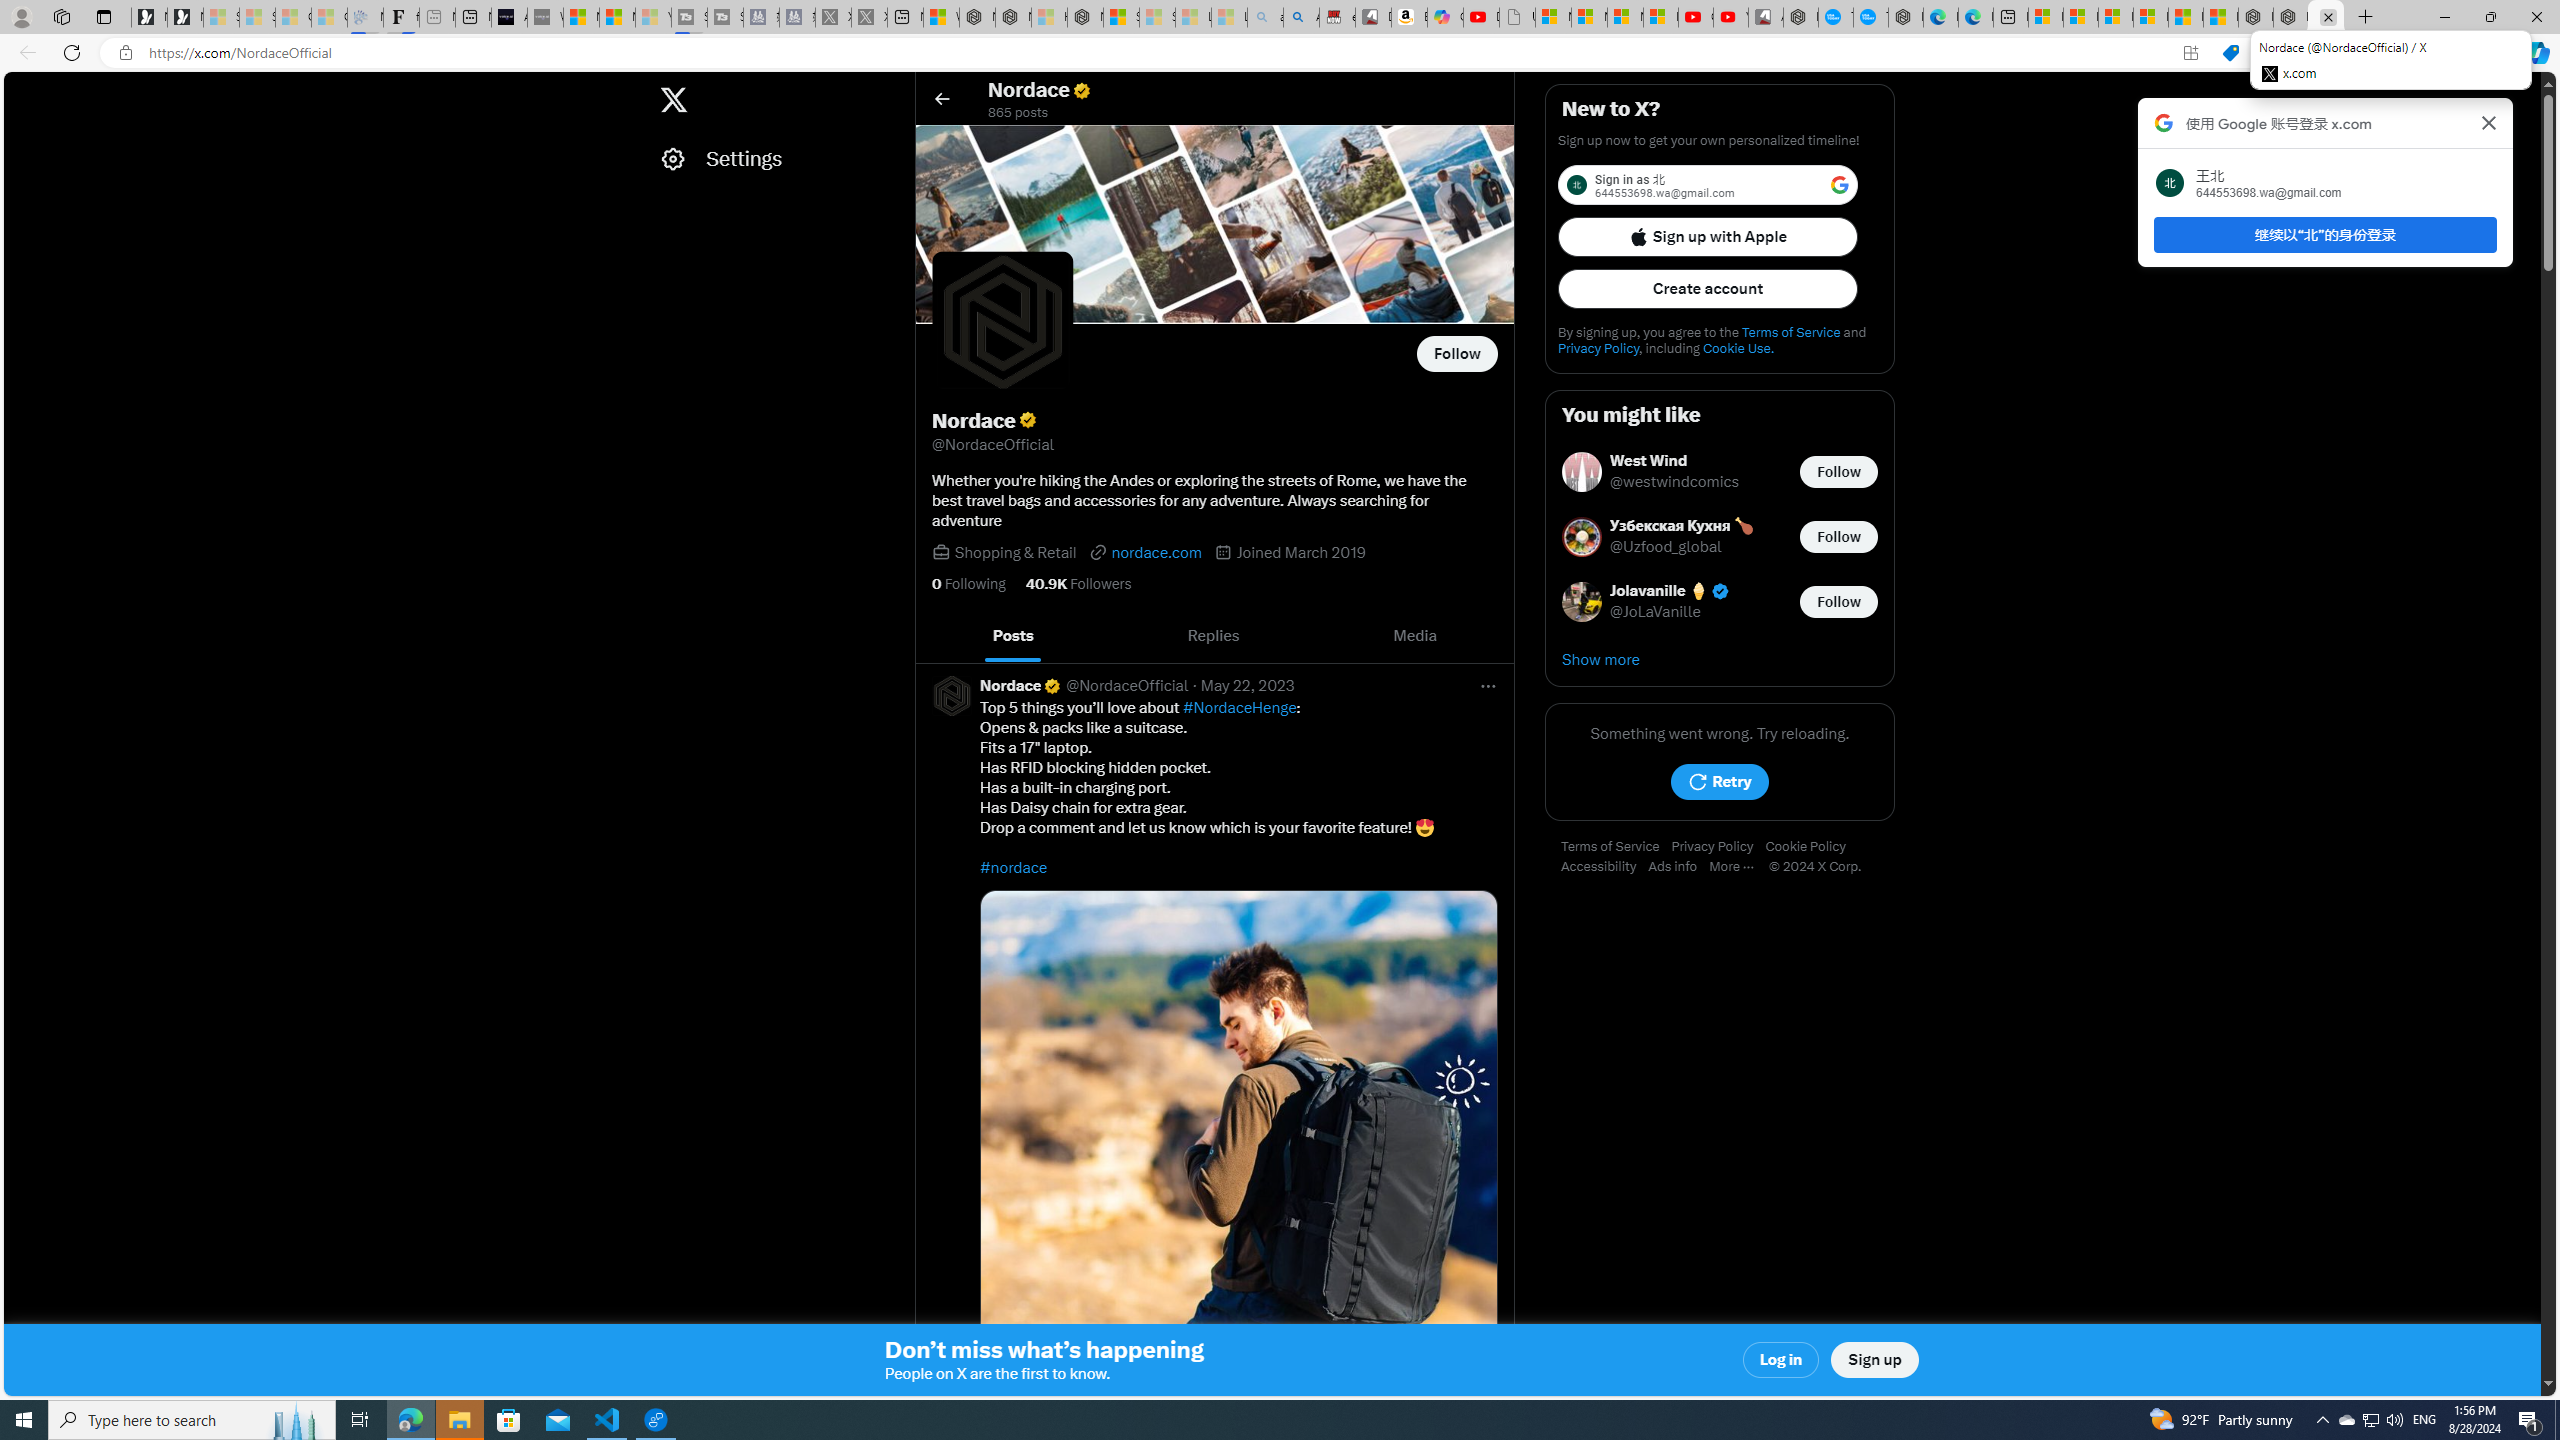 The width and height of the screenshot is (2560, 1440). What do you see at coordinates (1615, 846) in the screenshot?
I see `'Terms of Service'` at bounding box center [1615, 846].